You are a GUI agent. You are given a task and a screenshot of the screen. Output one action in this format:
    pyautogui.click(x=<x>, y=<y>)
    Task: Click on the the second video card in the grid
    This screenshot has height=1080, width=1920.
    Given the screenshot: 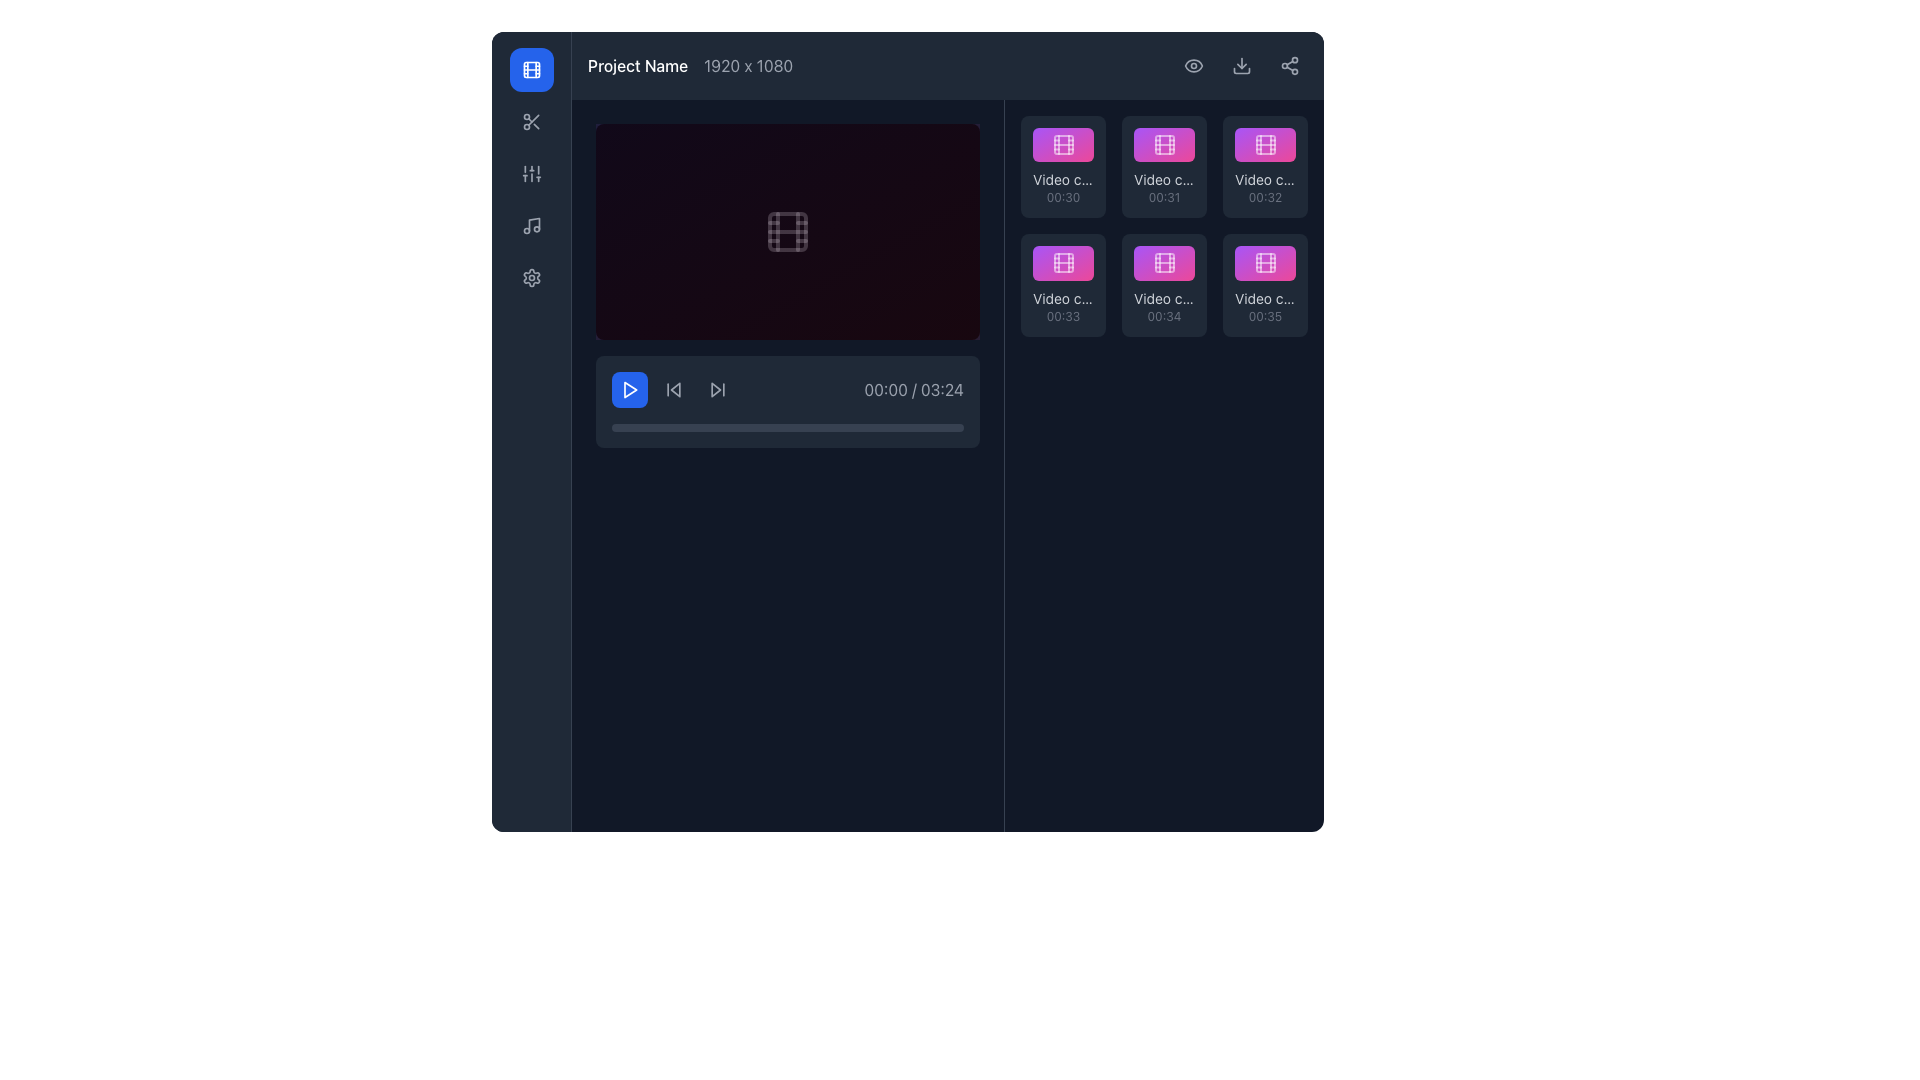 What is the action you would take?
    pyautogui.click(x=1164, y=166)
    